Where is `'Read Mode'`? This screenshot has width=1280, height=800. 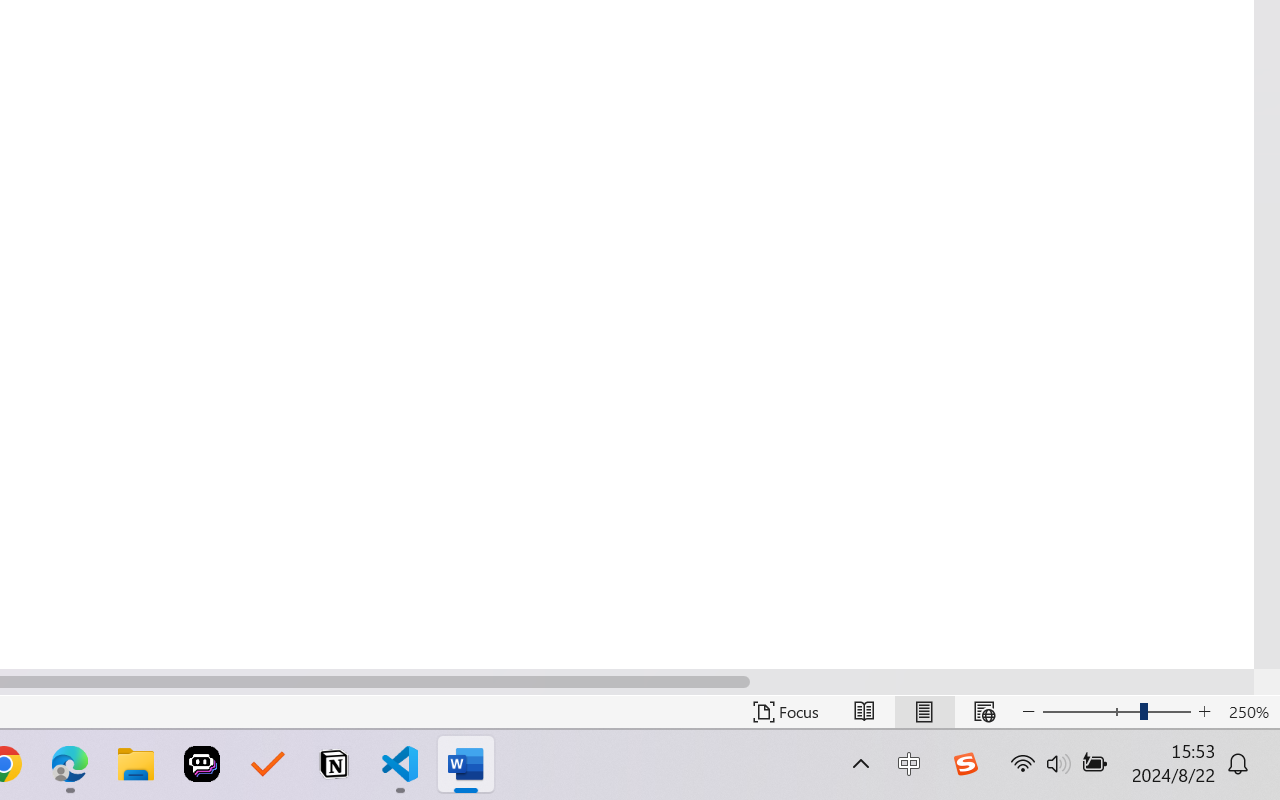 'Read Mode' is located at coordinates (864, 711).